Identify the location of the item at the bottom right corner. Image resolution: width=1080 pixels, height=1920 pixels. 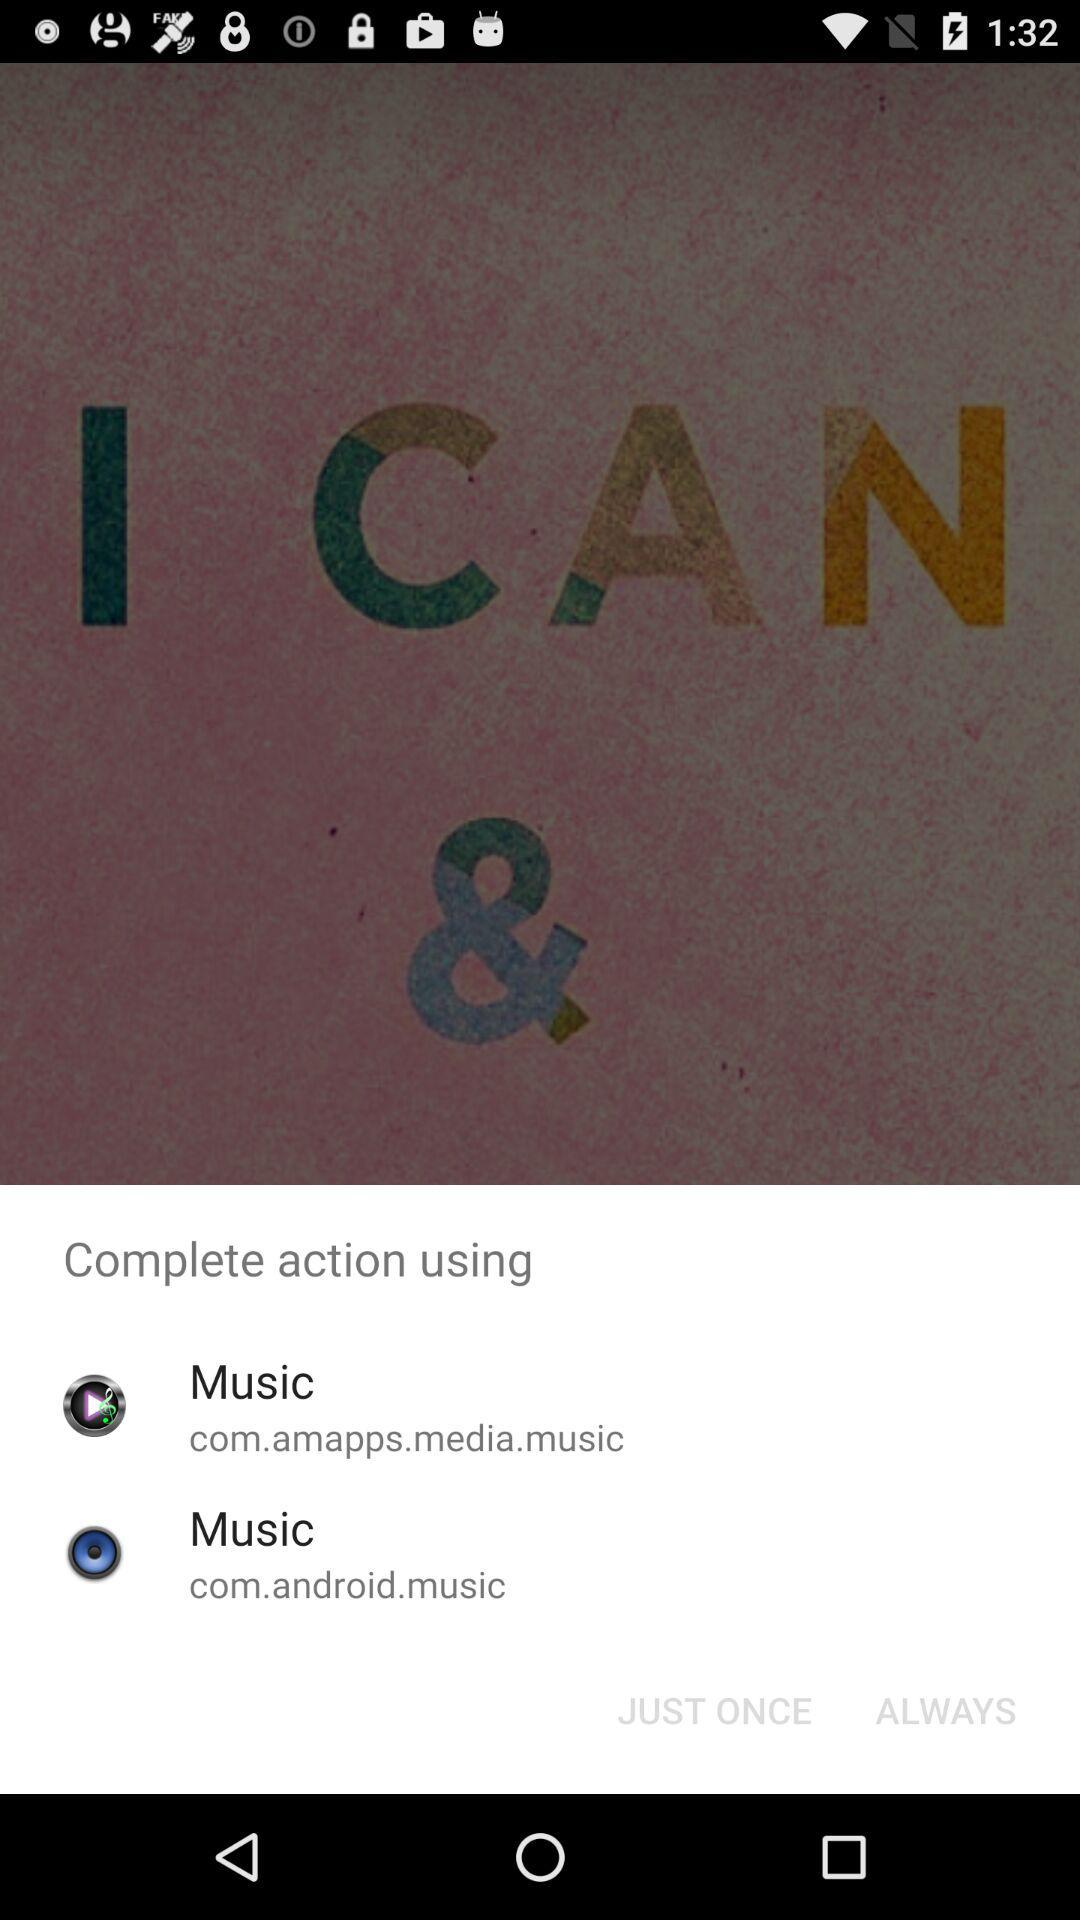
(945, 1708).